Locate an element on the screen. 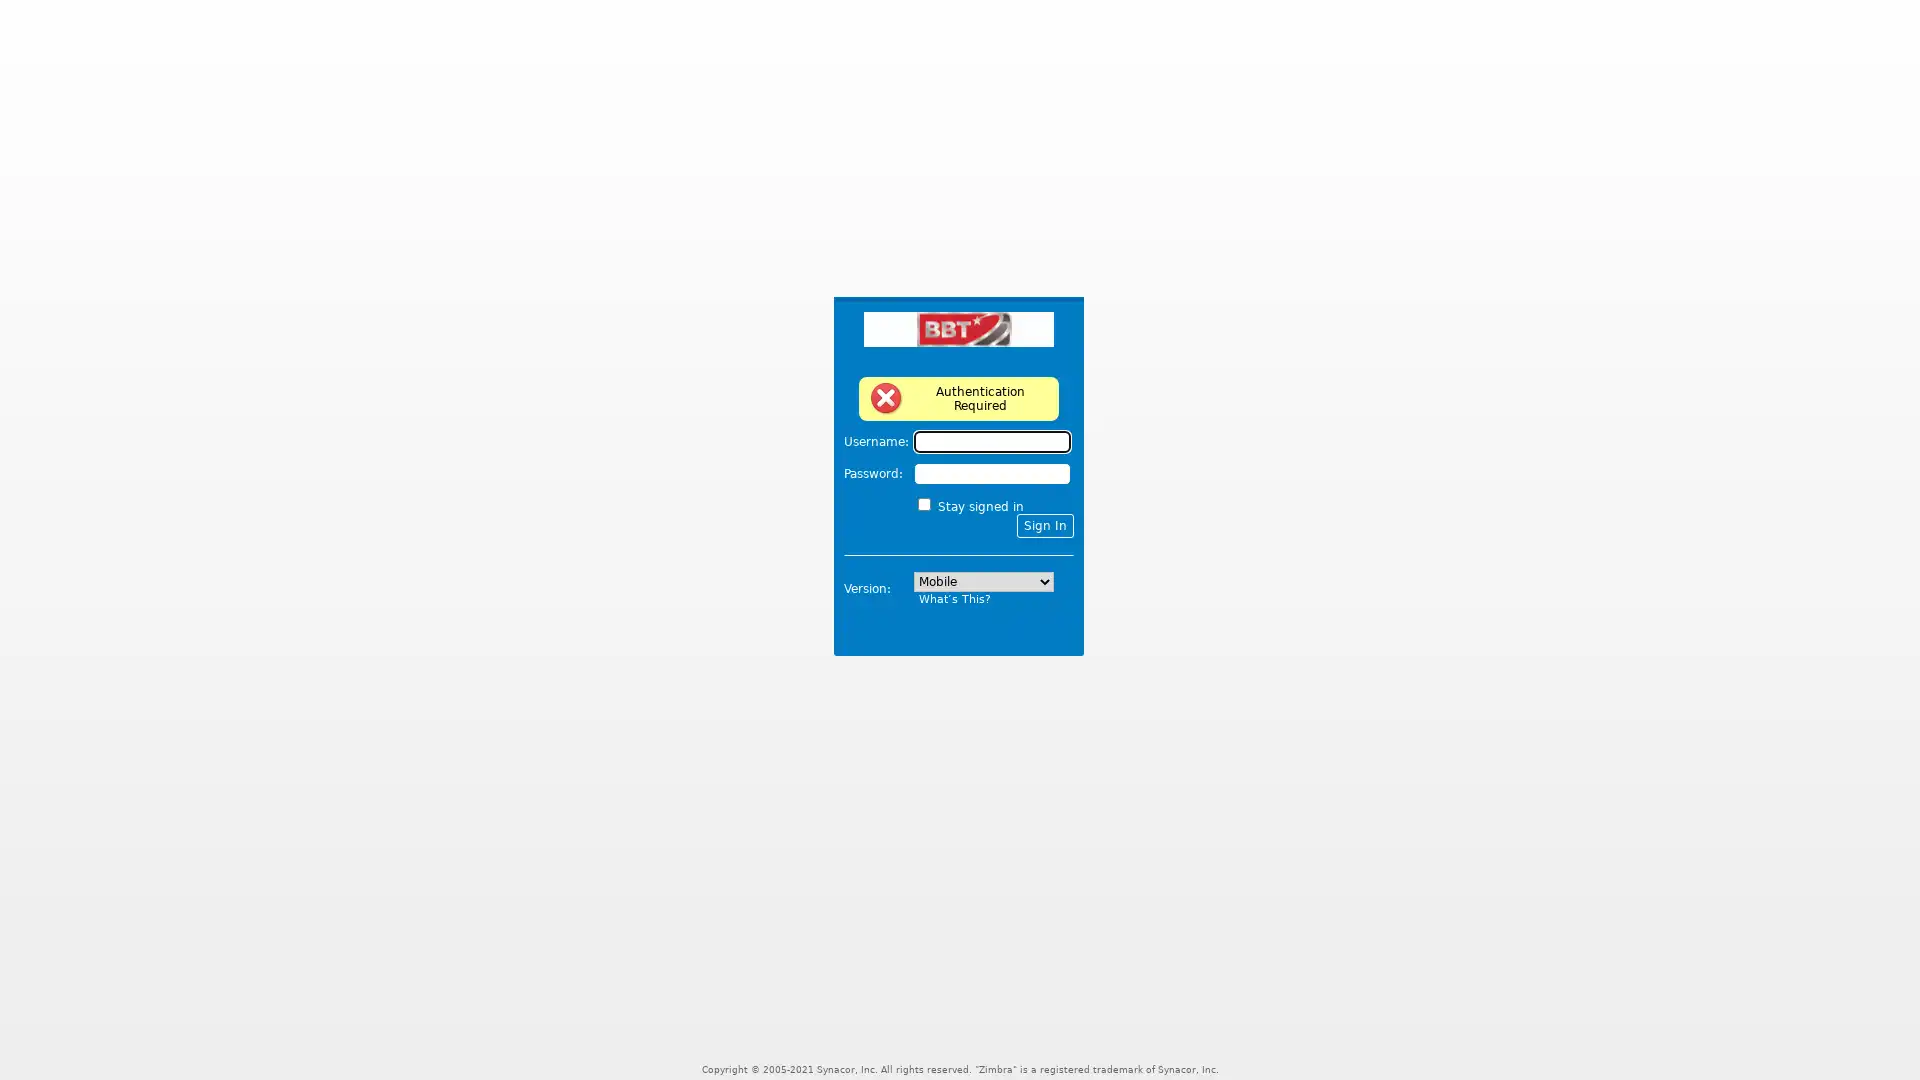 The width and height of the screenshot is (1920, 1080). Sign In is located at coordinates (1044, 524).